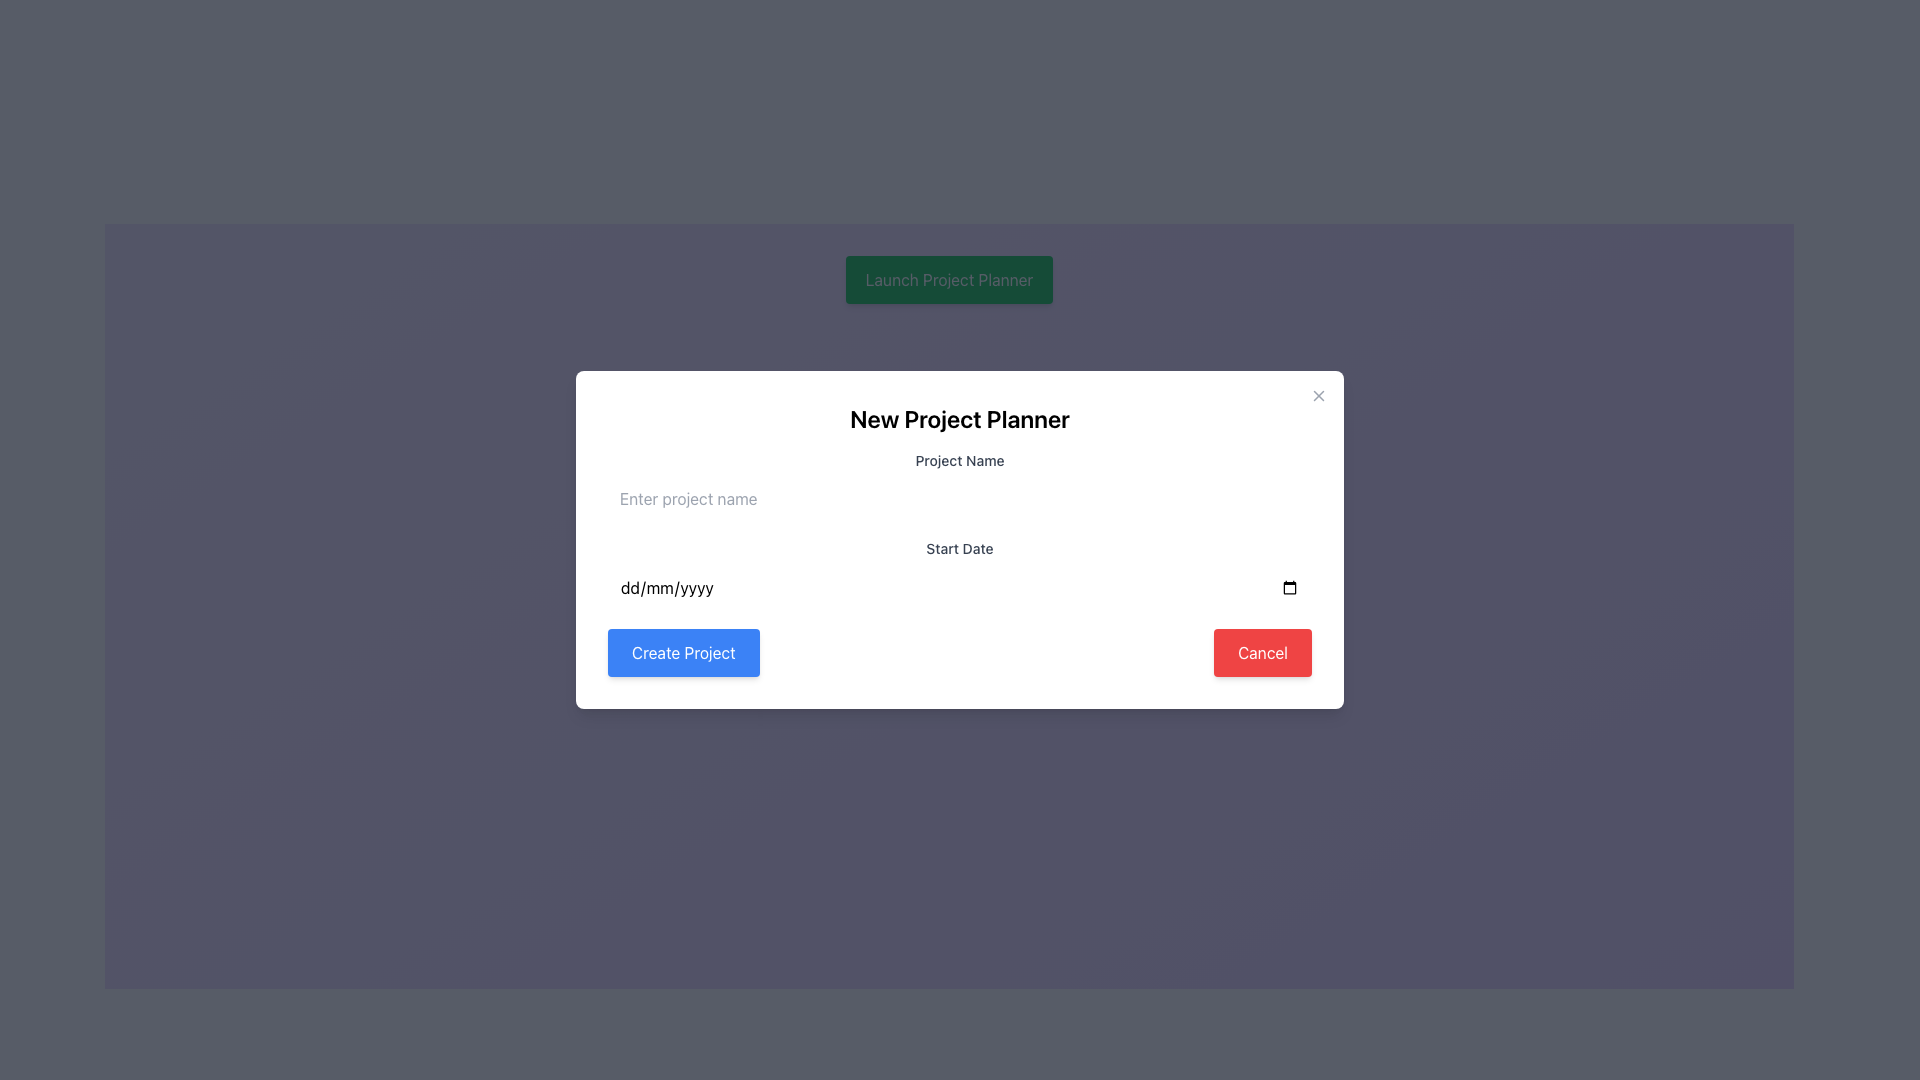 The width and height of the screenshot is (1920, 1080). Describe the element at coordinates (683, 652) in the screenshot. I see `the submit button in the bottom-left corner of the 'New Project Planner' modal to change its color` at that location.